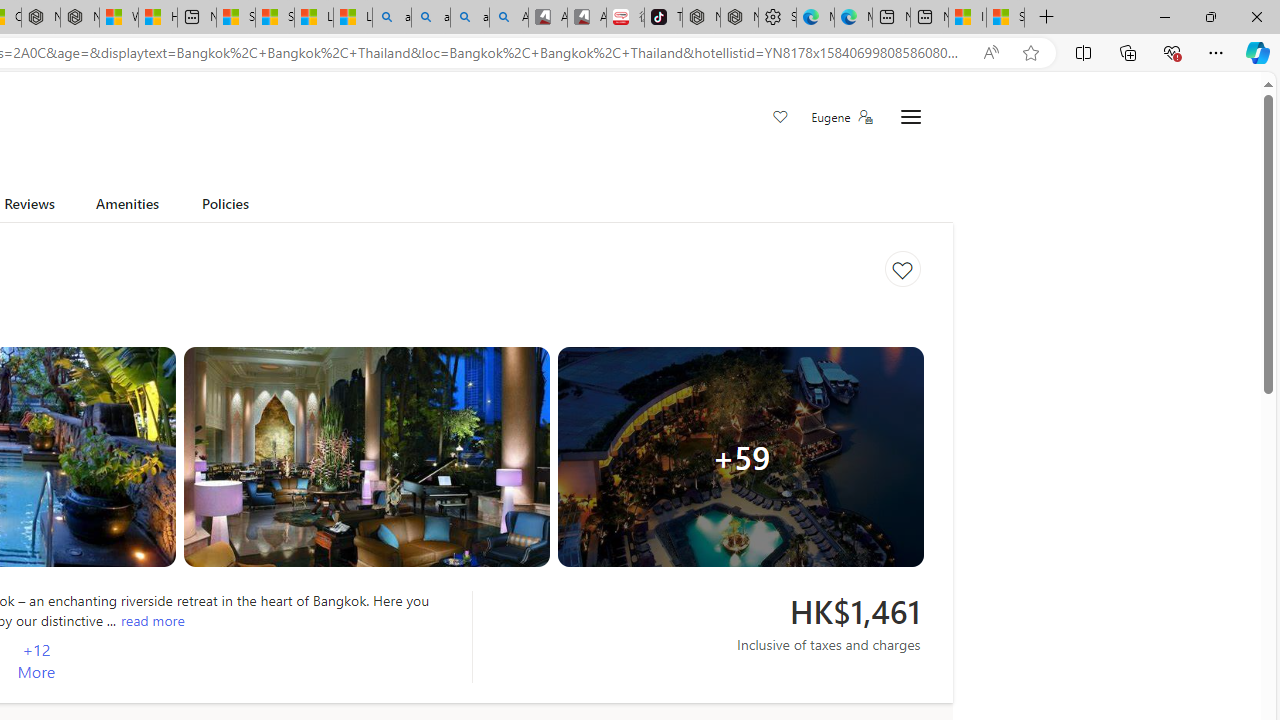 The image size is (1280, 720). I want to click on 'Read aloud this page (Ctrl+Shift+U)', so click(991, 52).